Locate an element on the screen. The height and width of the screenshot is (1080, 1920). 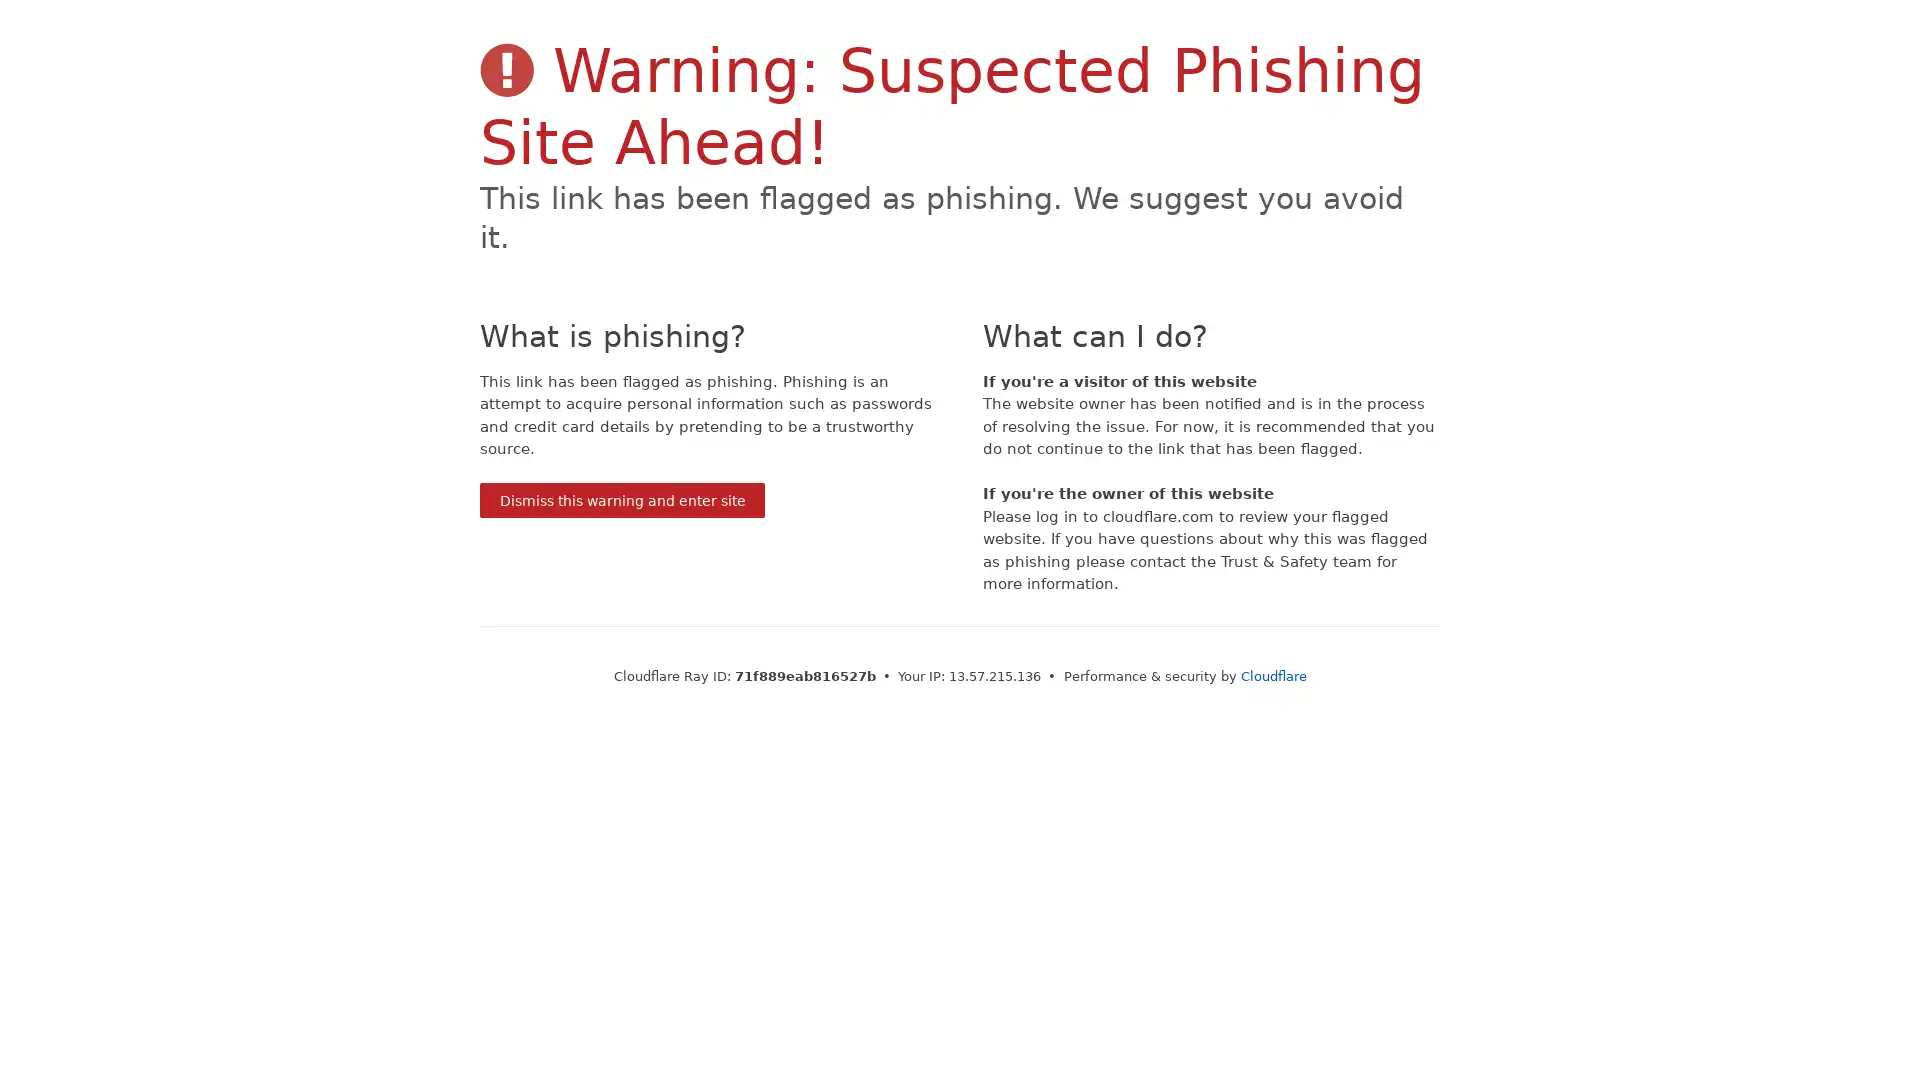
Dismiss this warning and enter site is located at coordinates (621, 499).